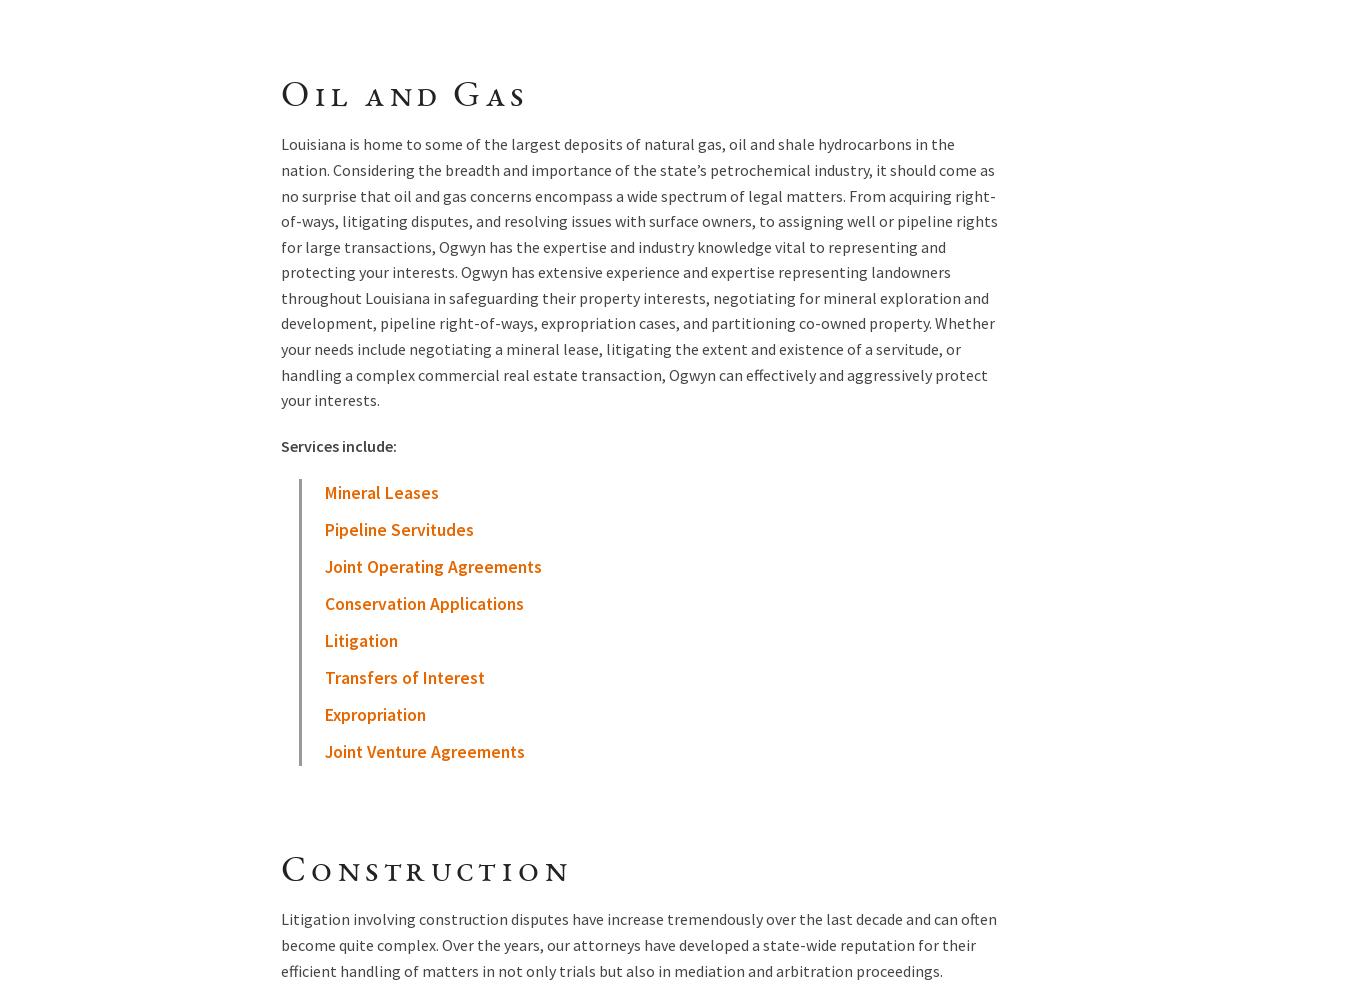 The height and width of the screenshot is (994, 1366). What do you see at coordinates (638, 270) in the screenshot?
I see `'Louisiana is home to some of the largest deposits of natural gas, oil and shale hydrocarbons in the nation. Considering the breadth and importance of the state’s petrochemical industry, it should come as no surprise that oil and gas concerns encompass a wide spectrum of legal matters. From acquiring right-of-ways, litigating disputes, and resolving issues with surface owners, to assigning well or pipeline rights for large transactions, Ogwyn has the expertise and industry knowledge vital to representing and protecting your interests. Ogwyn has extensive experience and expertise representing landowners throughout Louisiana in safeguarding their property interests, negotiating for mineral exploration and development, pipeline right-of-ways, expropriation cases, and partitioning co-owned property. Whether your needs include negotiating a mineral lease, litigating the extent and existence of a servitude, or handling a complex commercial real estate transaction, Ogwyn can effectively and aggressively protect your interests.'` at bounding box center [638, 270].